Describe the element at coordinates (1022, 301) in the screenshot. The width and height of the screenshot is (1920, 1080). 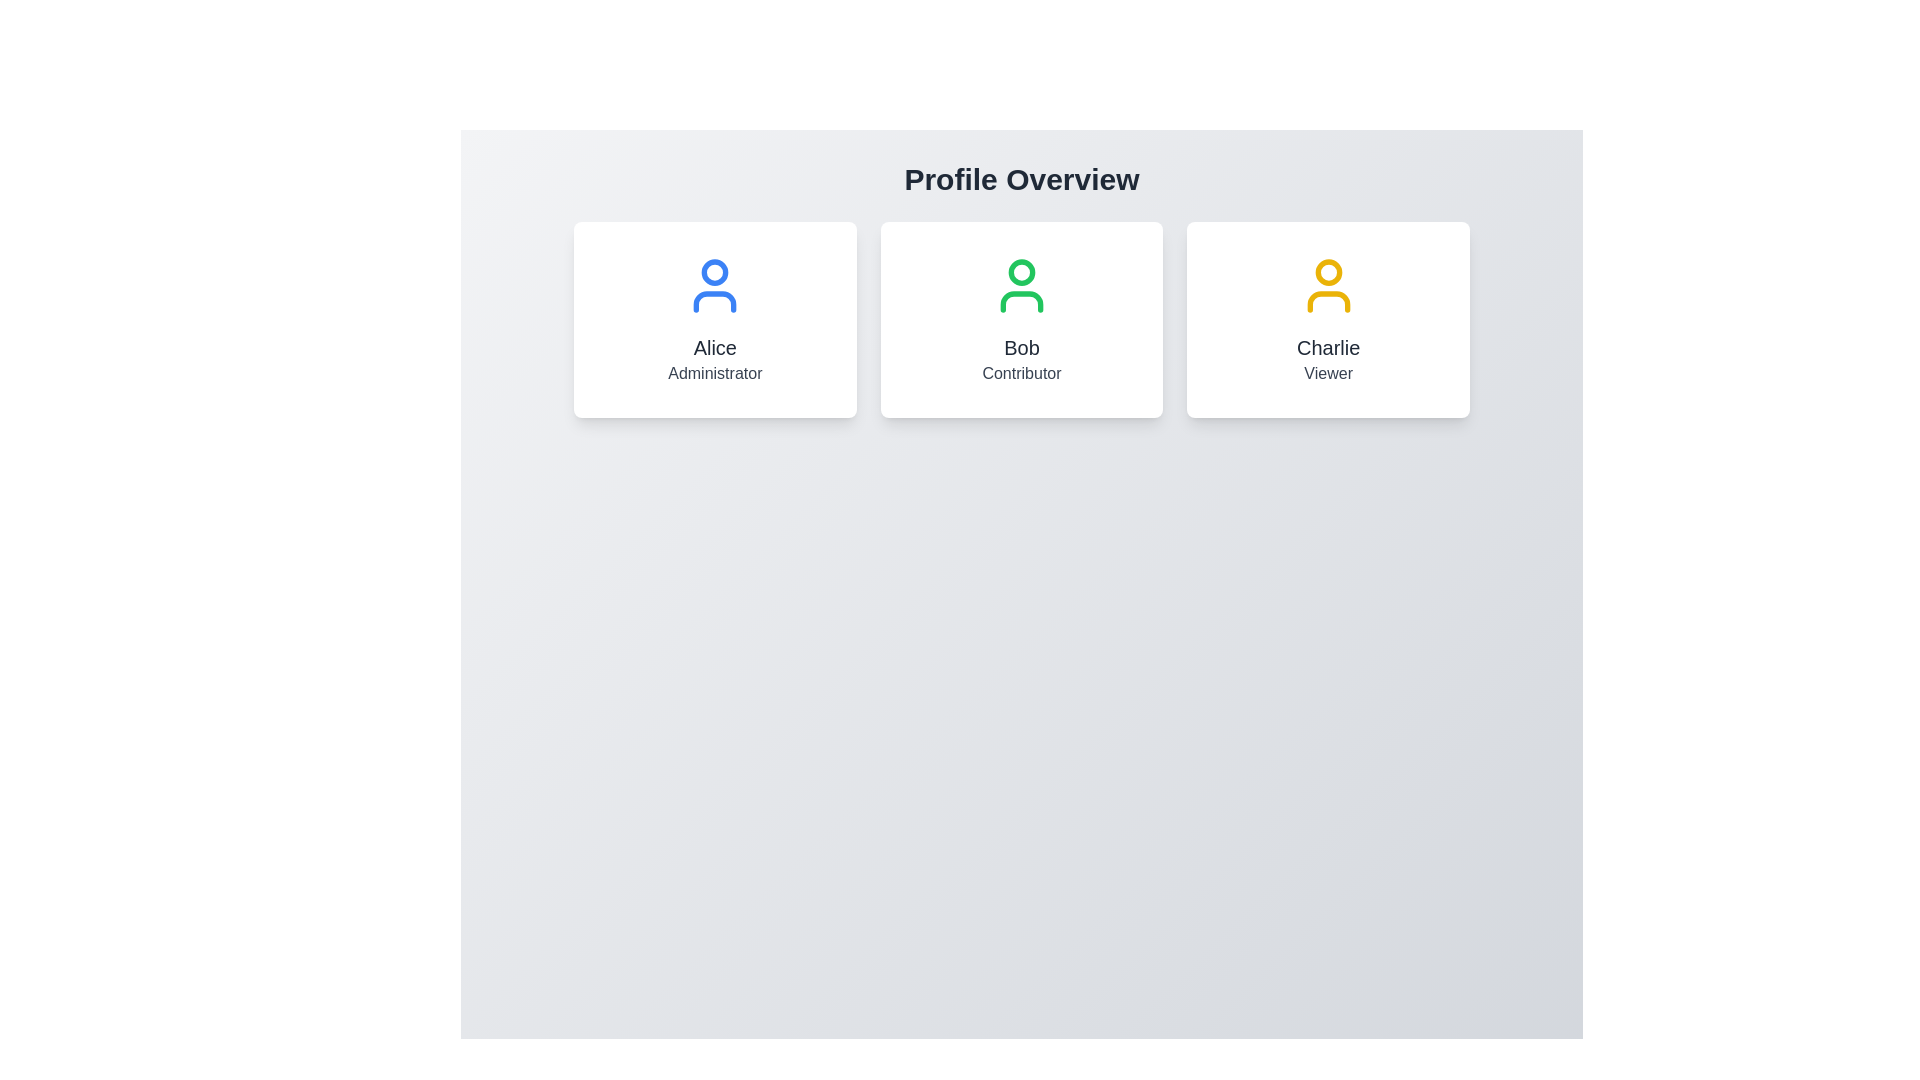
I see `the lower part of the user icon representing 'Bob' in the second card of the grid layout` at that location.